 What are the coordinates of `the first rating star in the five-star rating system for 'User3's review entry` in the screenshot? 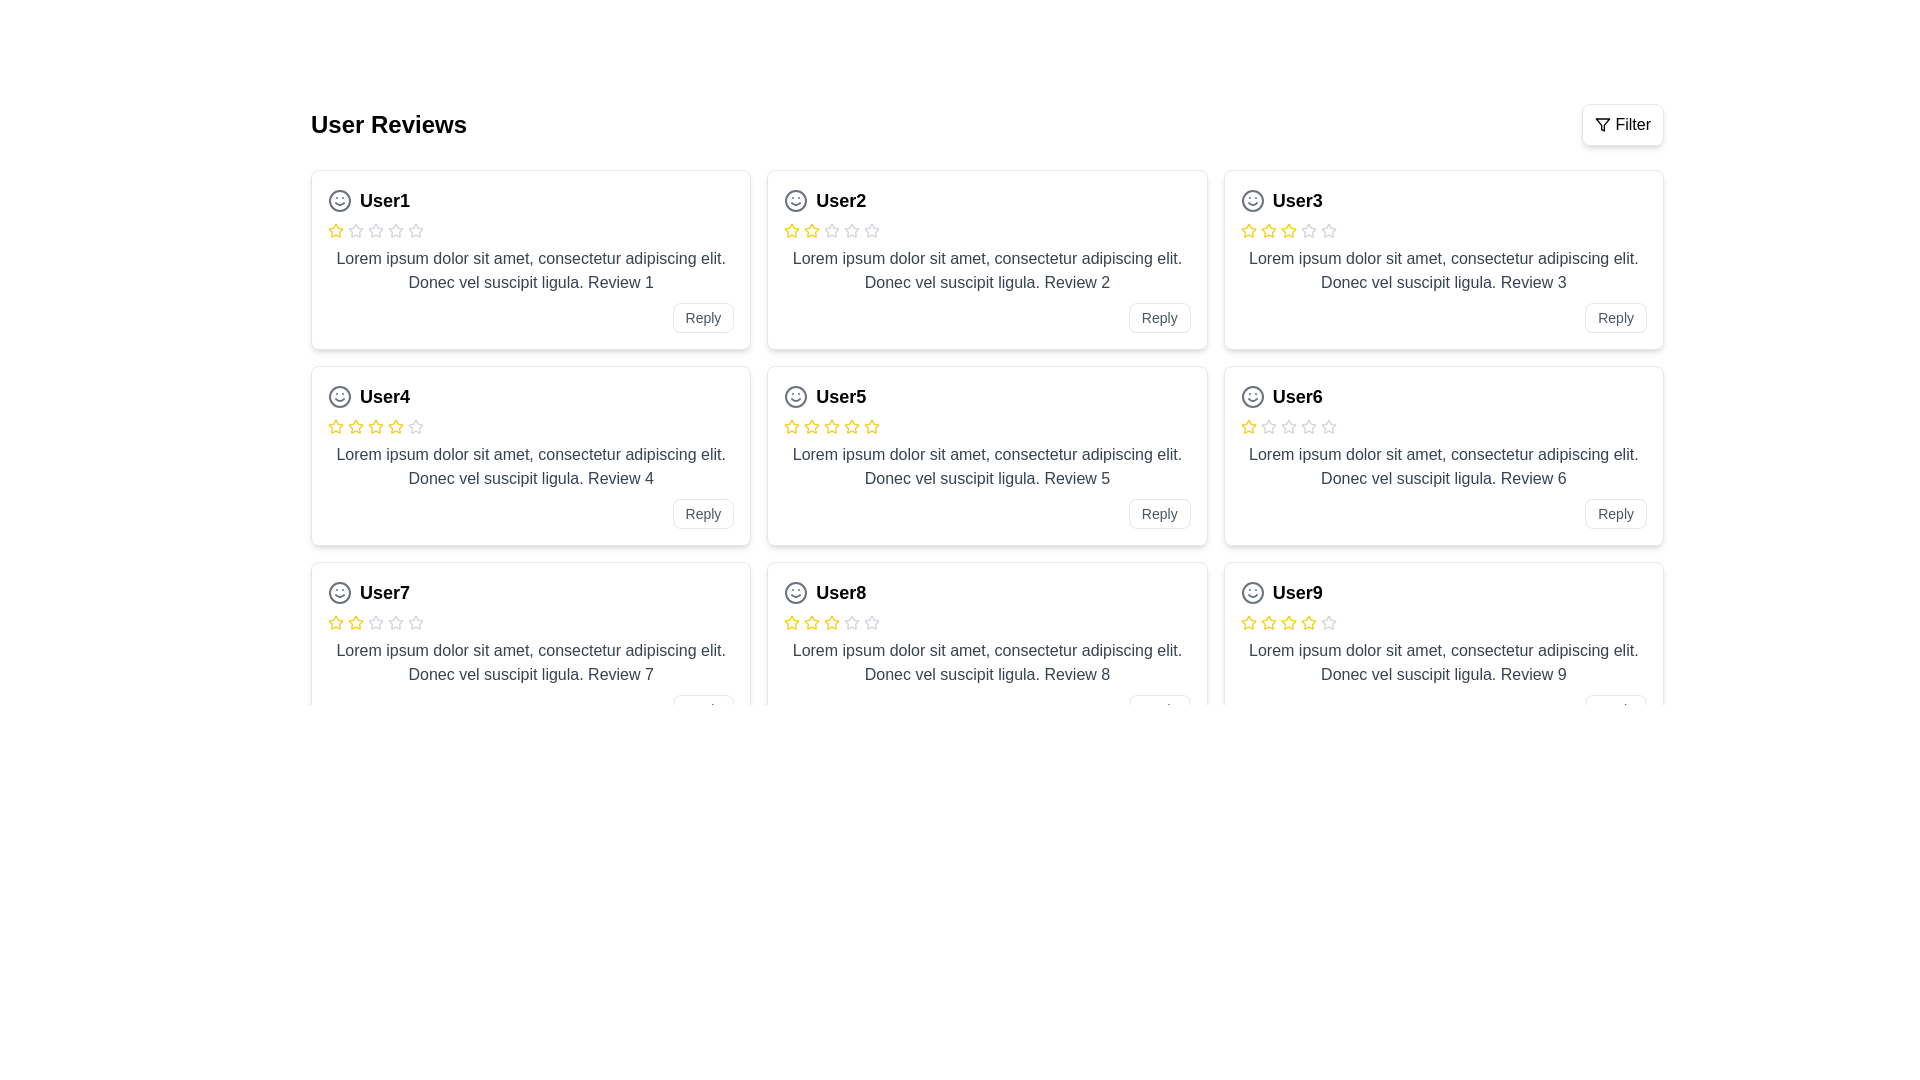 It's located at (1247, 230).